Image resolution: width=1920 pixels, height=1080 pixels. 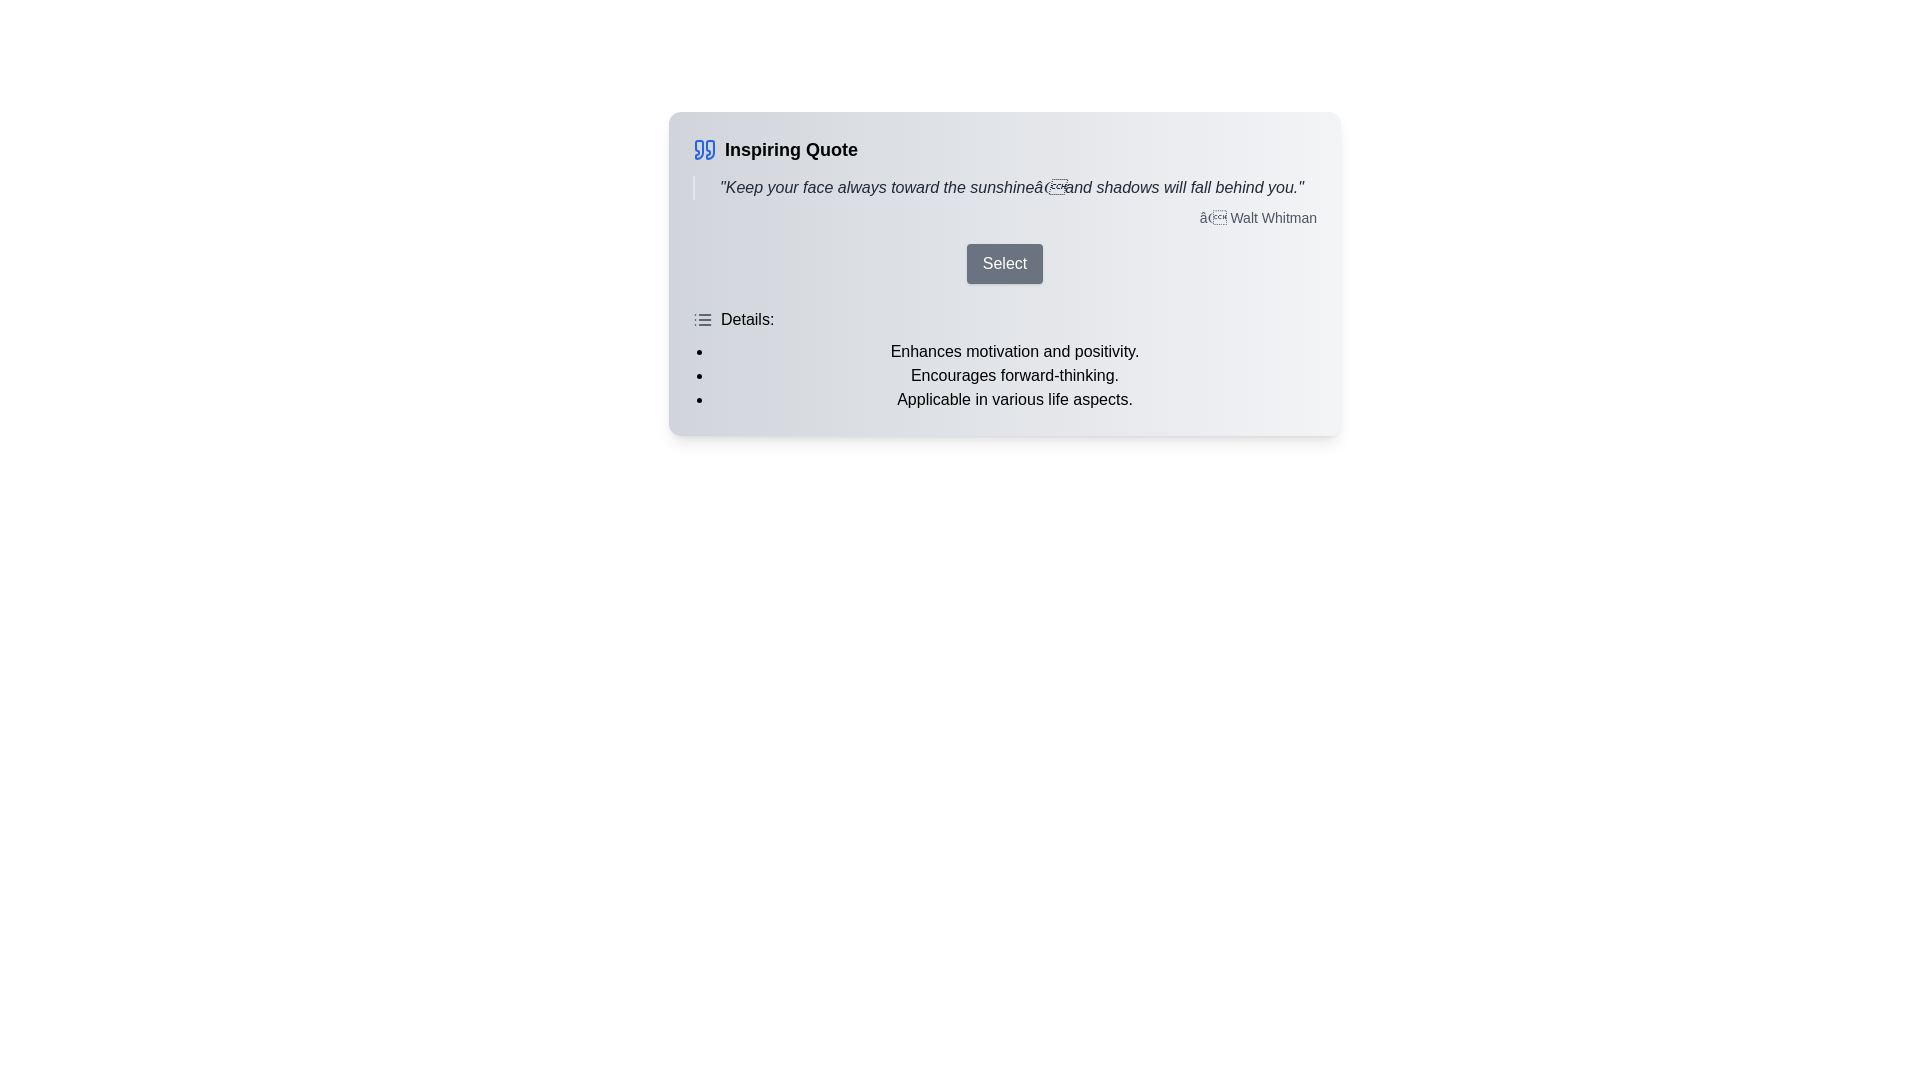 I want to click on the rectangular button with rounded corners and gray background labeled 'Select', so click(x=1004, y=262).